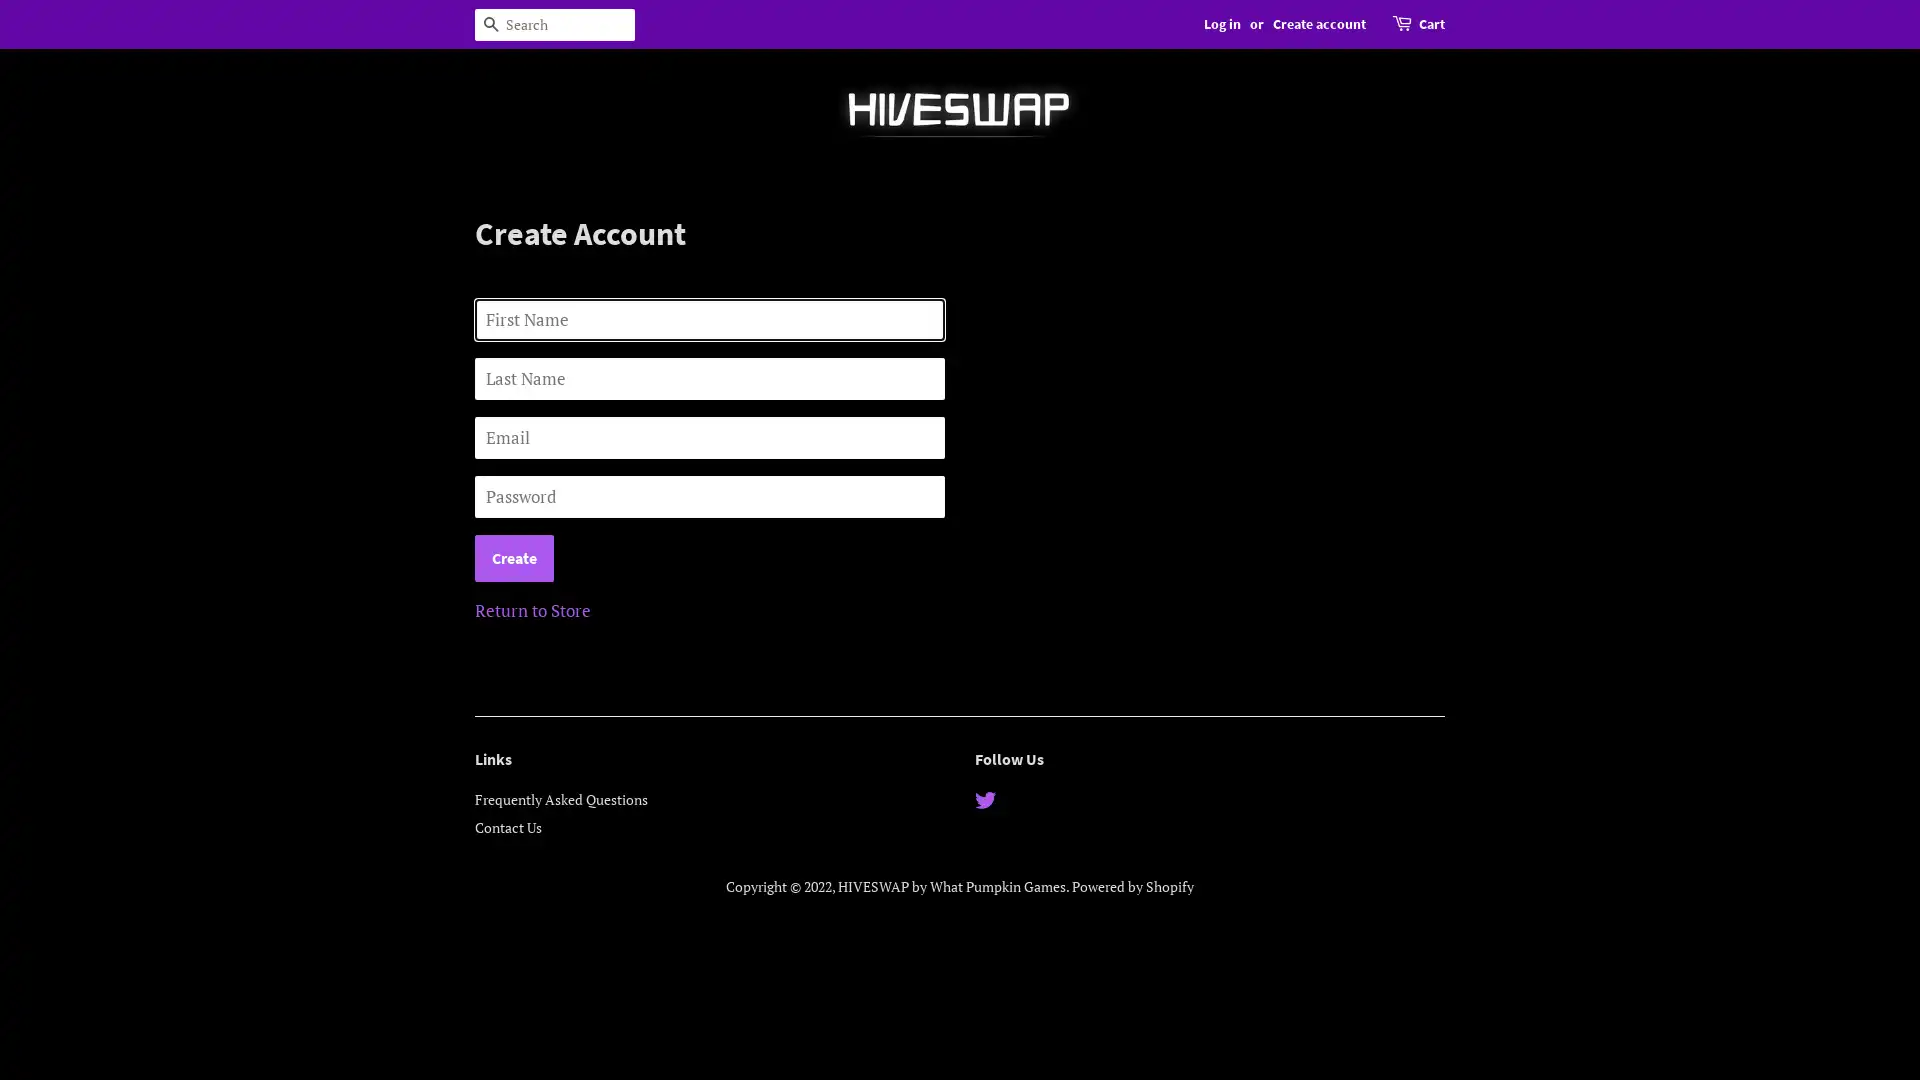 The image size is (1920, 1080). What do you see at coordinates (490, 24) in the screenshot?
I see `Search` at bounding box center [490, 24].